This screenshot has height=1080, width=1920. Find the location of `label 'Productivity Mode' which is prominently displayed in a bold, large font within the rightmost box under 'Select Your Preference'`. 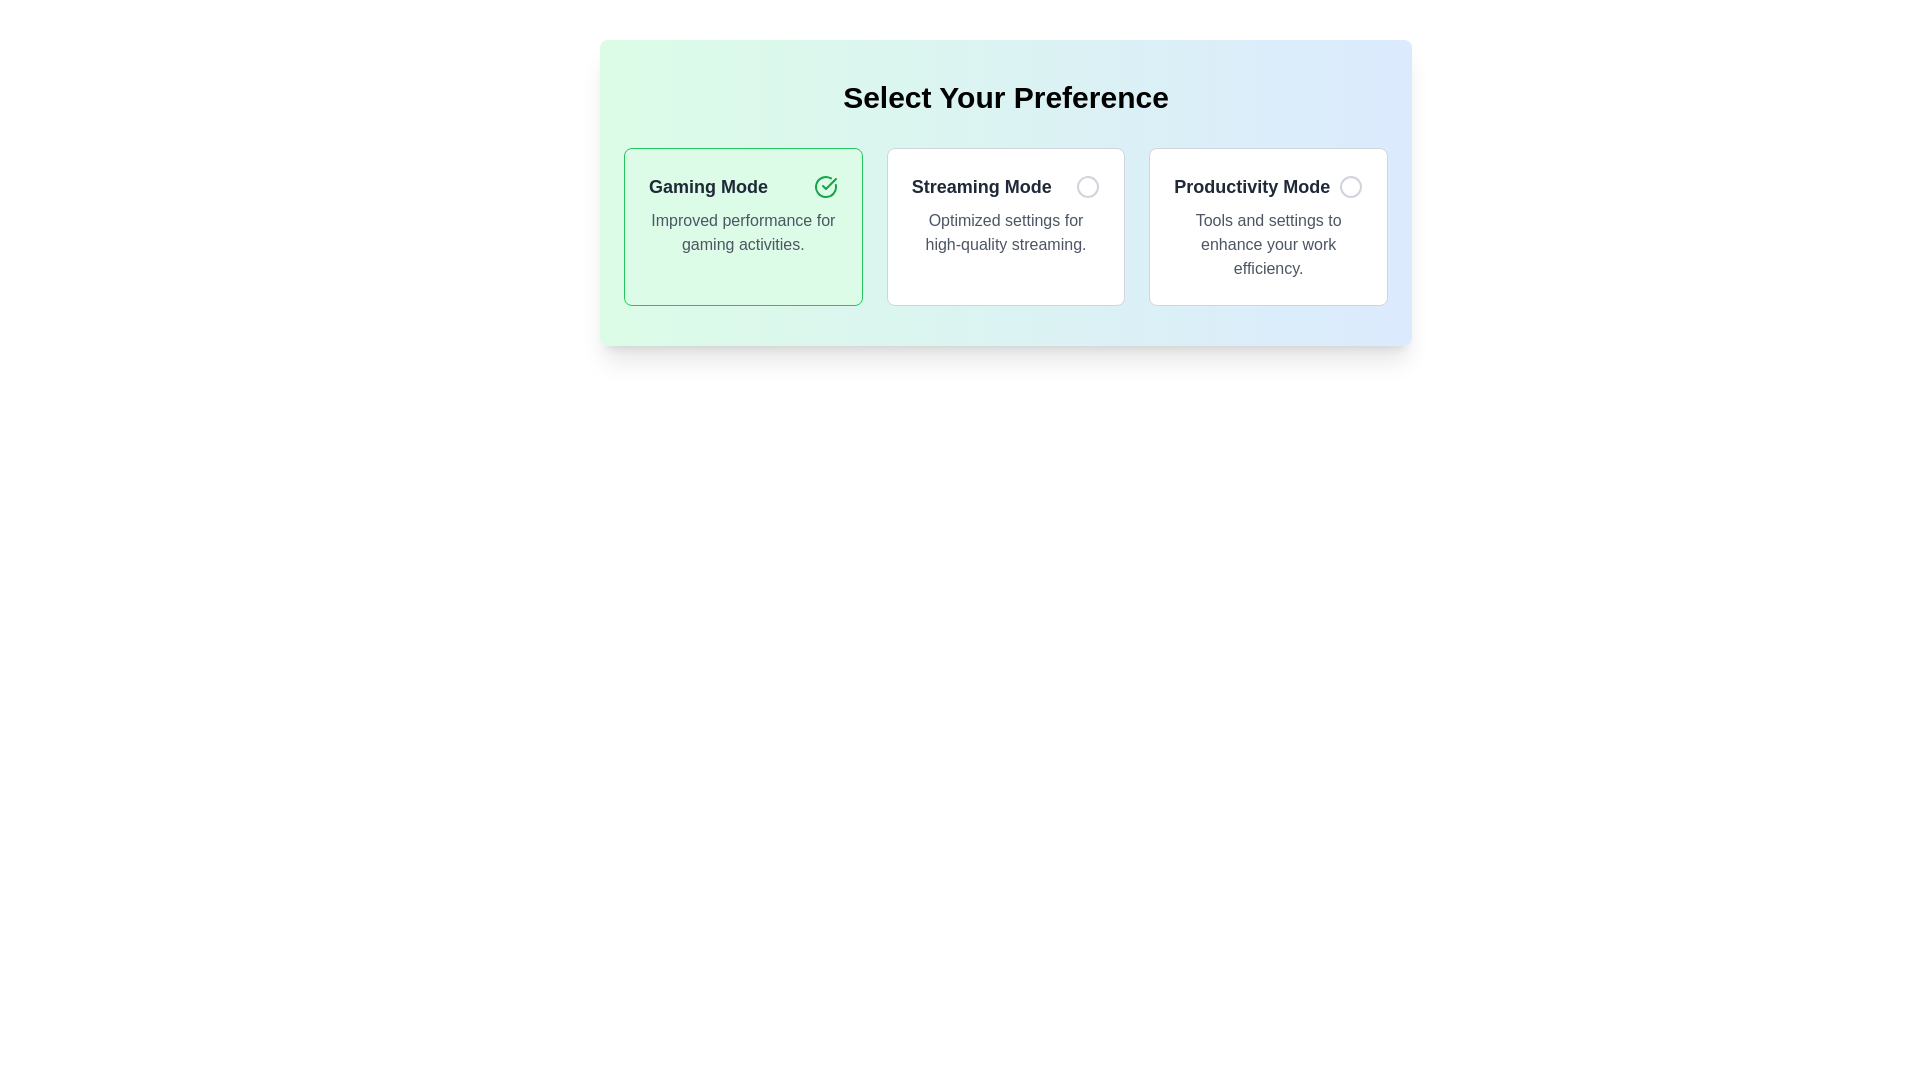

label 'Productivity Mode' which is prominently displayed in a bold, large font within the rightmost box under 'Select Your Preference' is located at coordinates (1251, 186).